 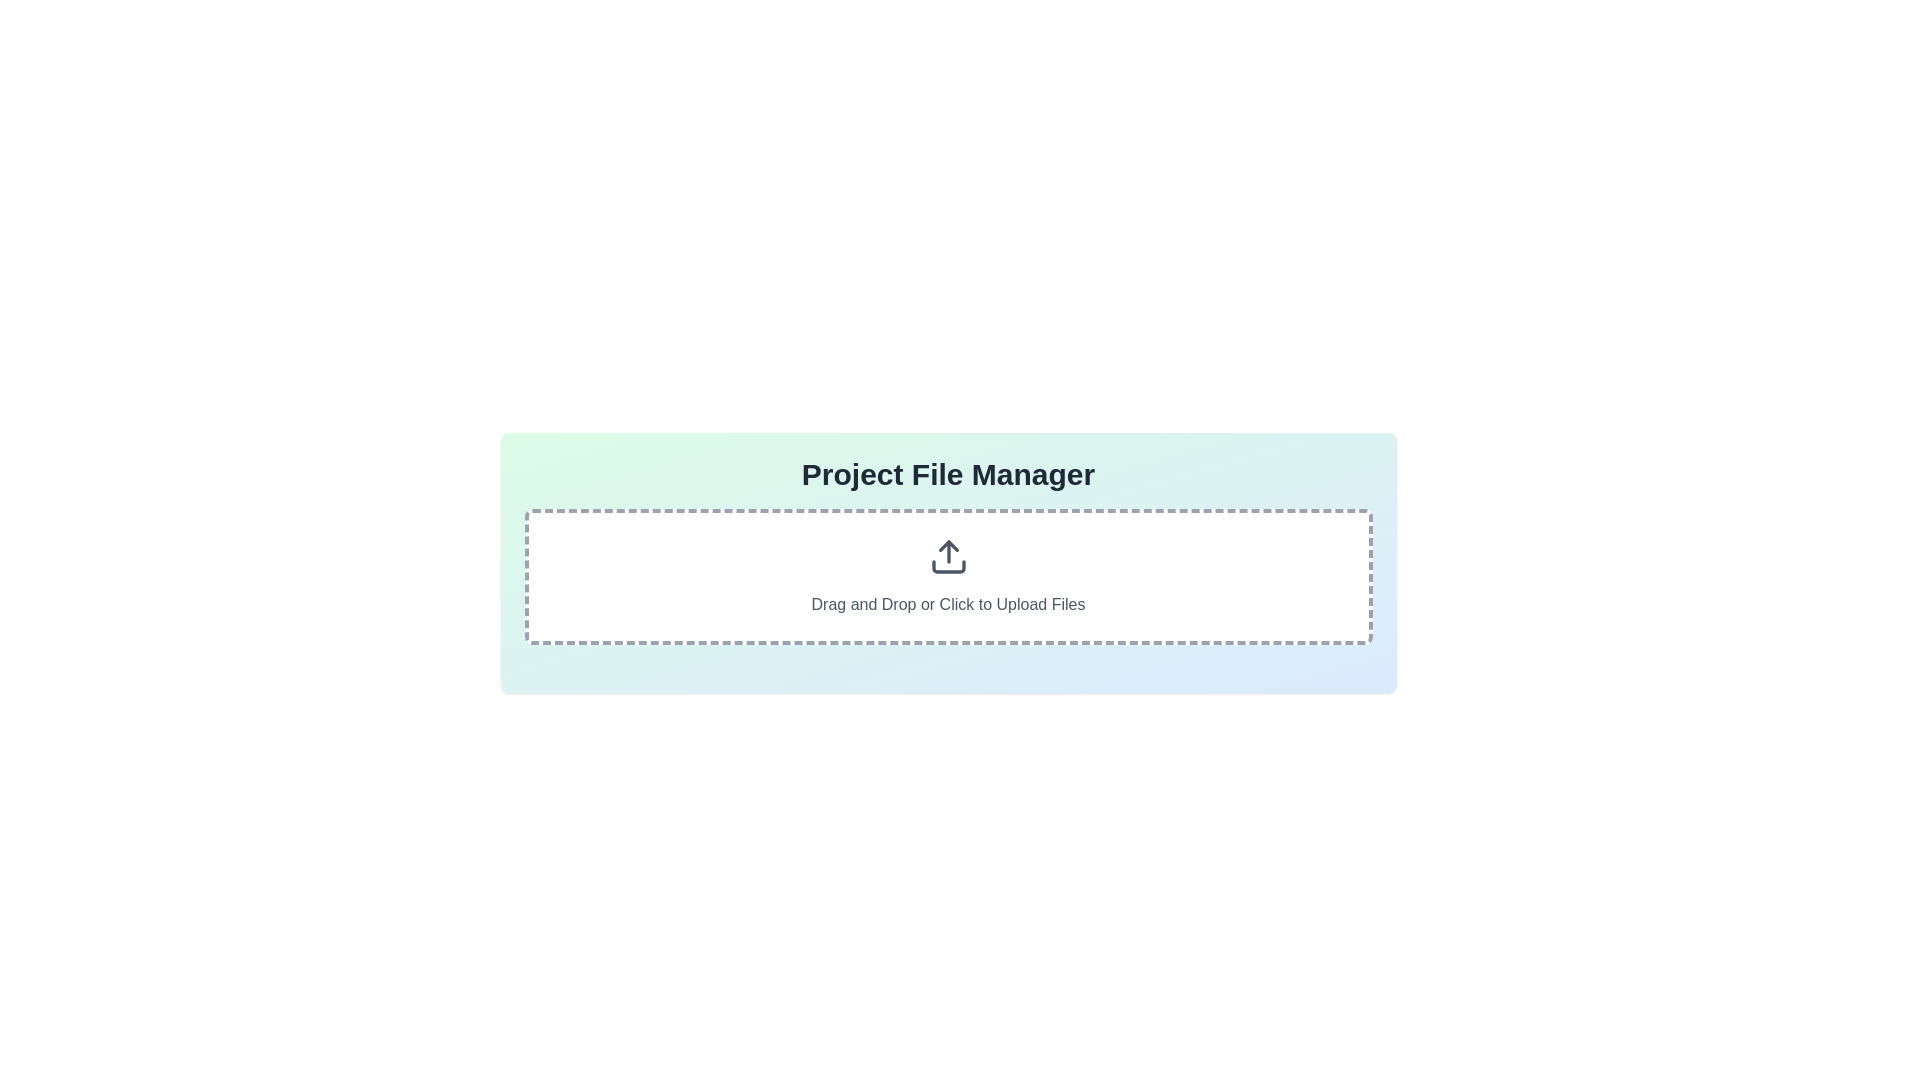 I want to click on the decorative horizontal rectangular bar located at the bottom of the upload icon within the file upload area, so click(x=947, y=567).